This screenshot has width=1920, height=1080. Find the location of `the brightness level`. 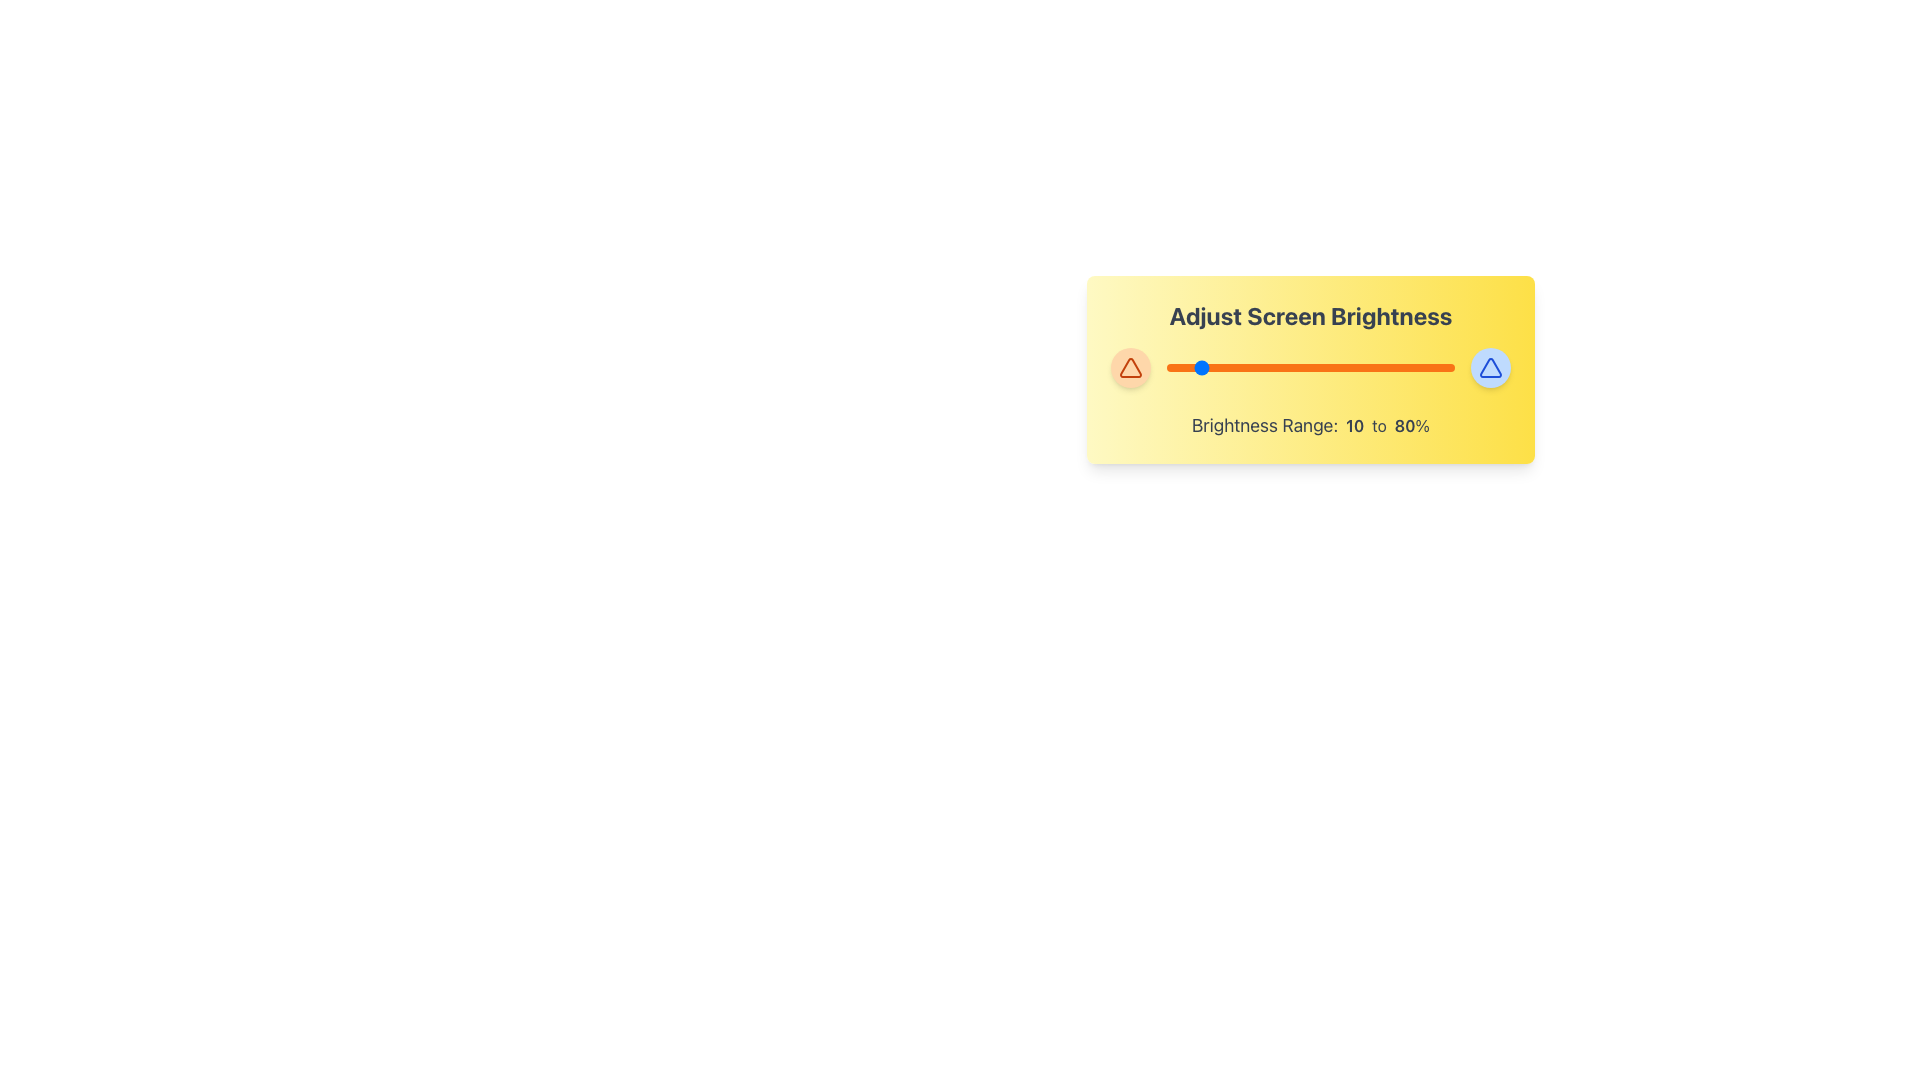

the brightness level is located at coordinates (1400, 367).